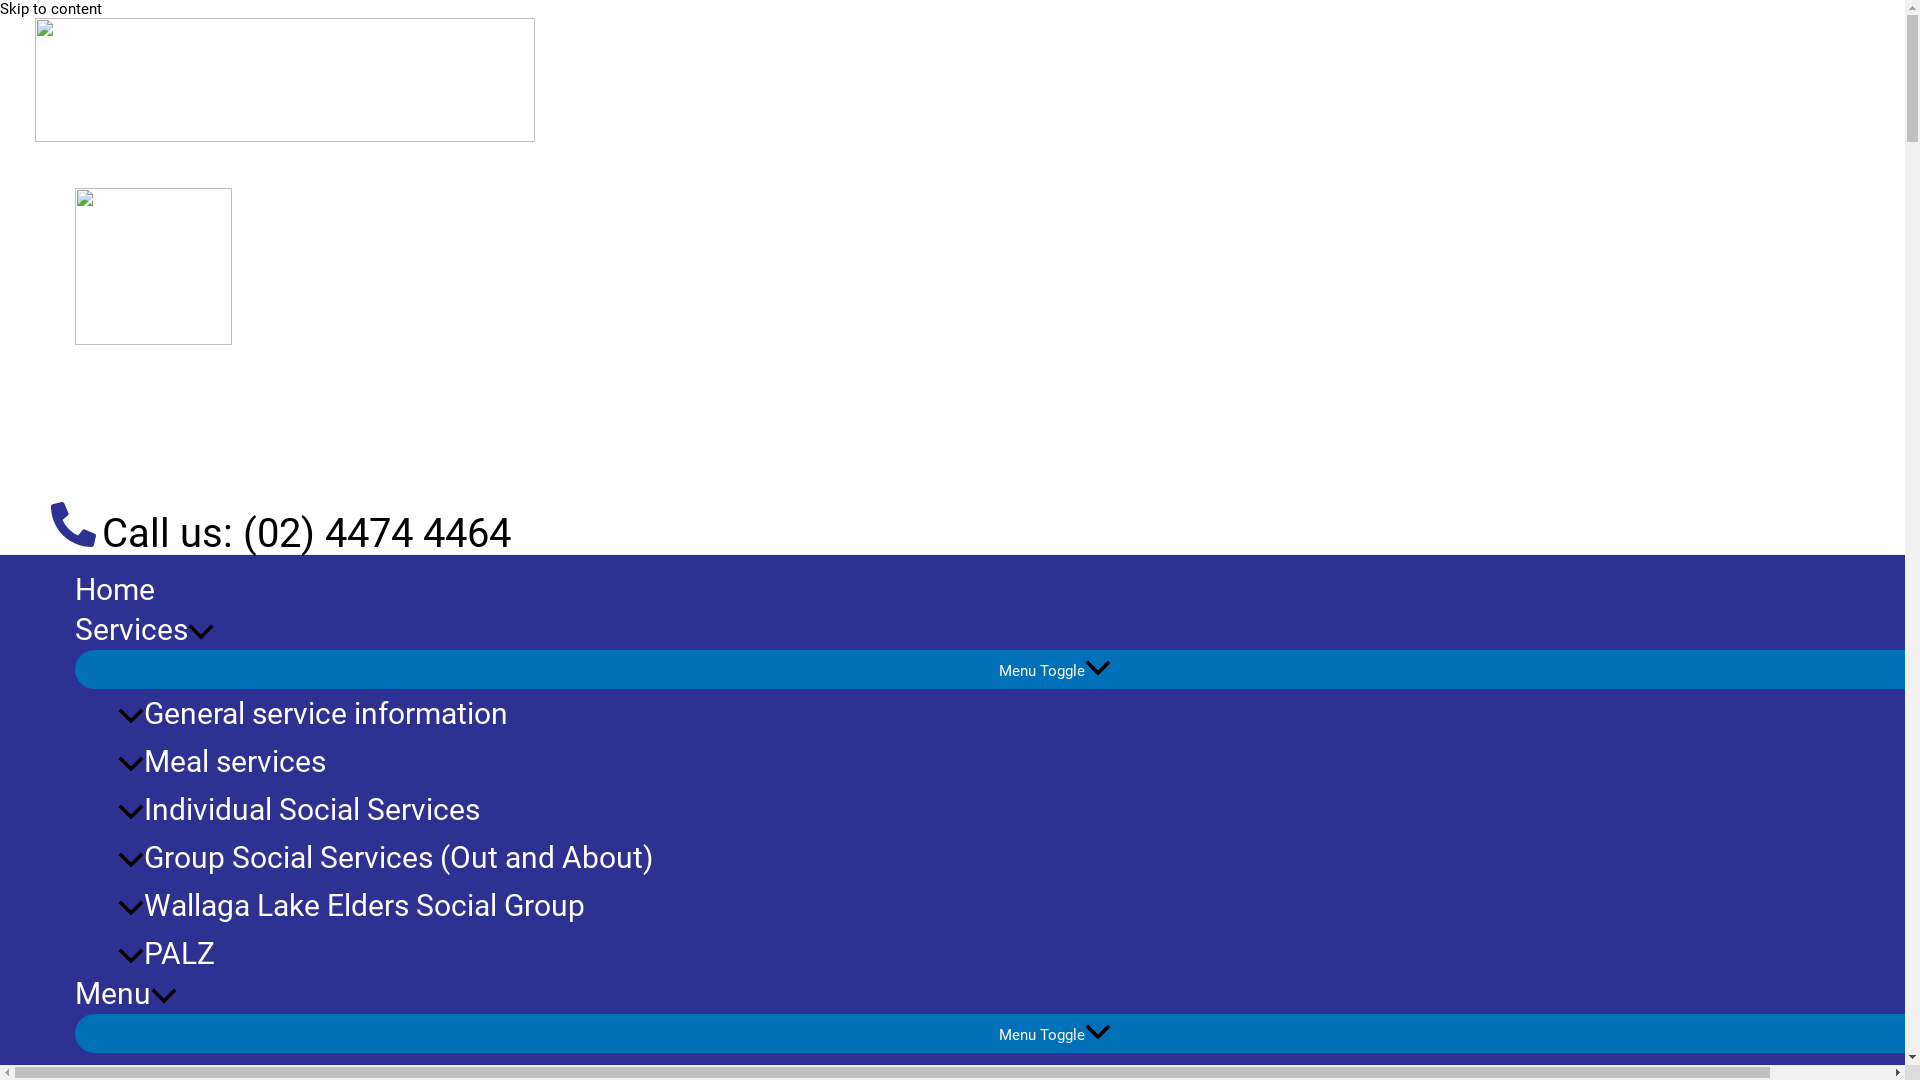 The height and width of the screenshot is (1080, 1920). Describe the element at coordinates (51, 8) in the screenshot. I see `'Skip to content'` at that location.